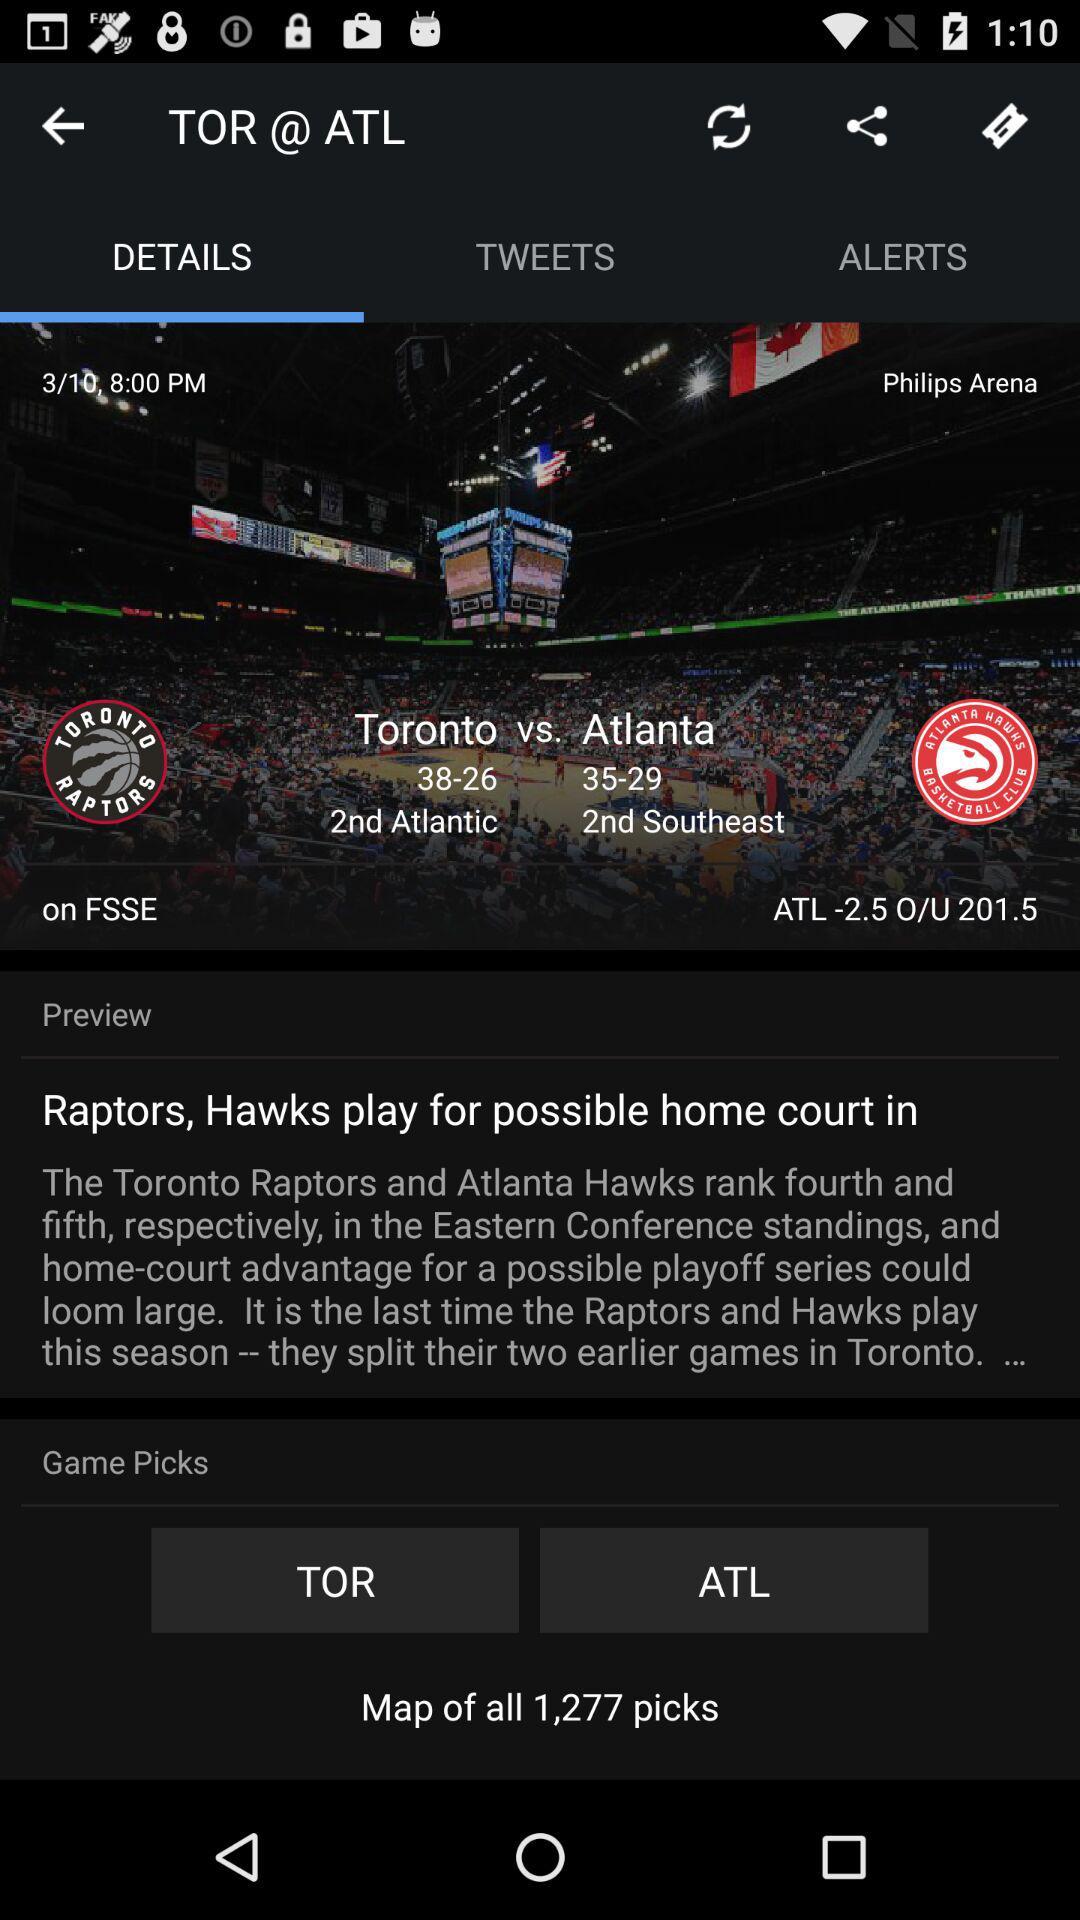 This screenshot has width=1080, height=1920. What do you see at coordinates (903, 254) in the screenshot?
I see `the icon next to tweets app` at bounding box center [903, 254].